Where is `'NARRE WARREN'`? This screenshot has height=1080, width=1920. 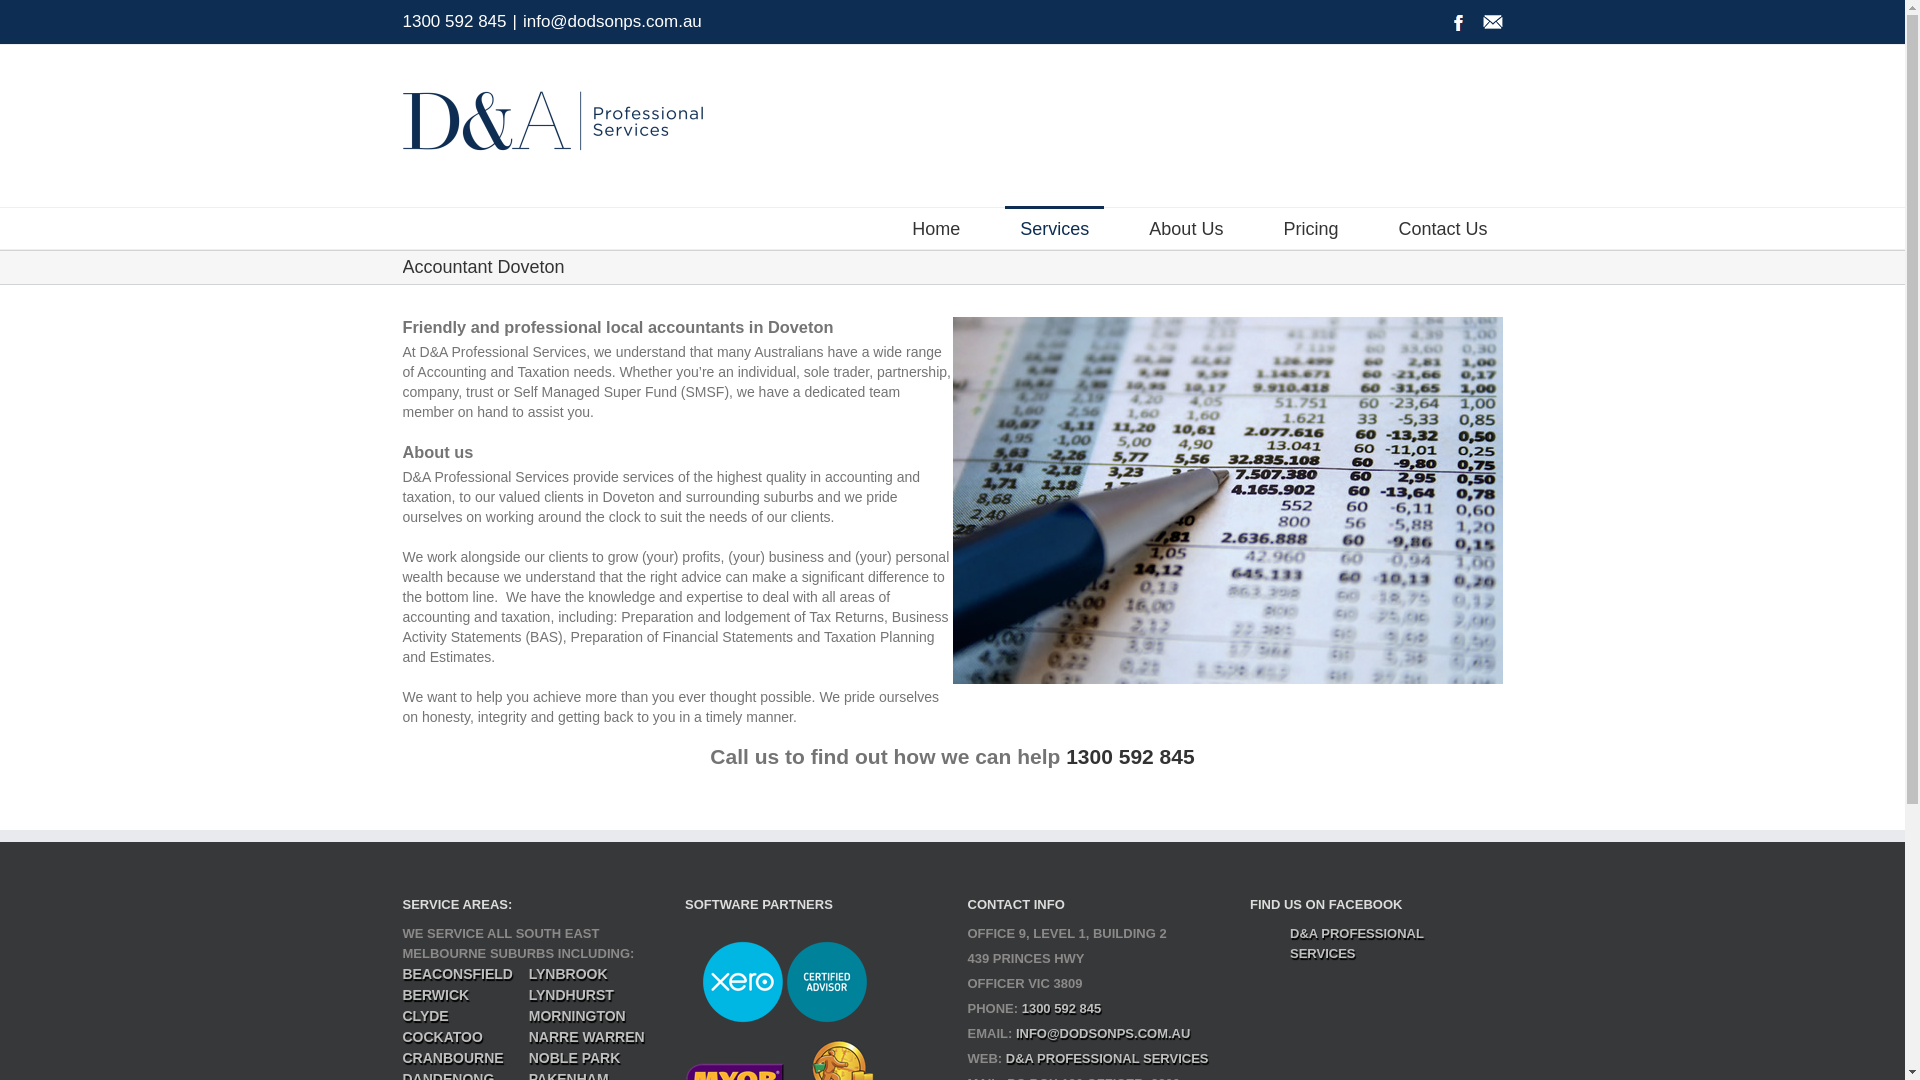
'NARRE WARREN' is located at coordinates (585, 1036).